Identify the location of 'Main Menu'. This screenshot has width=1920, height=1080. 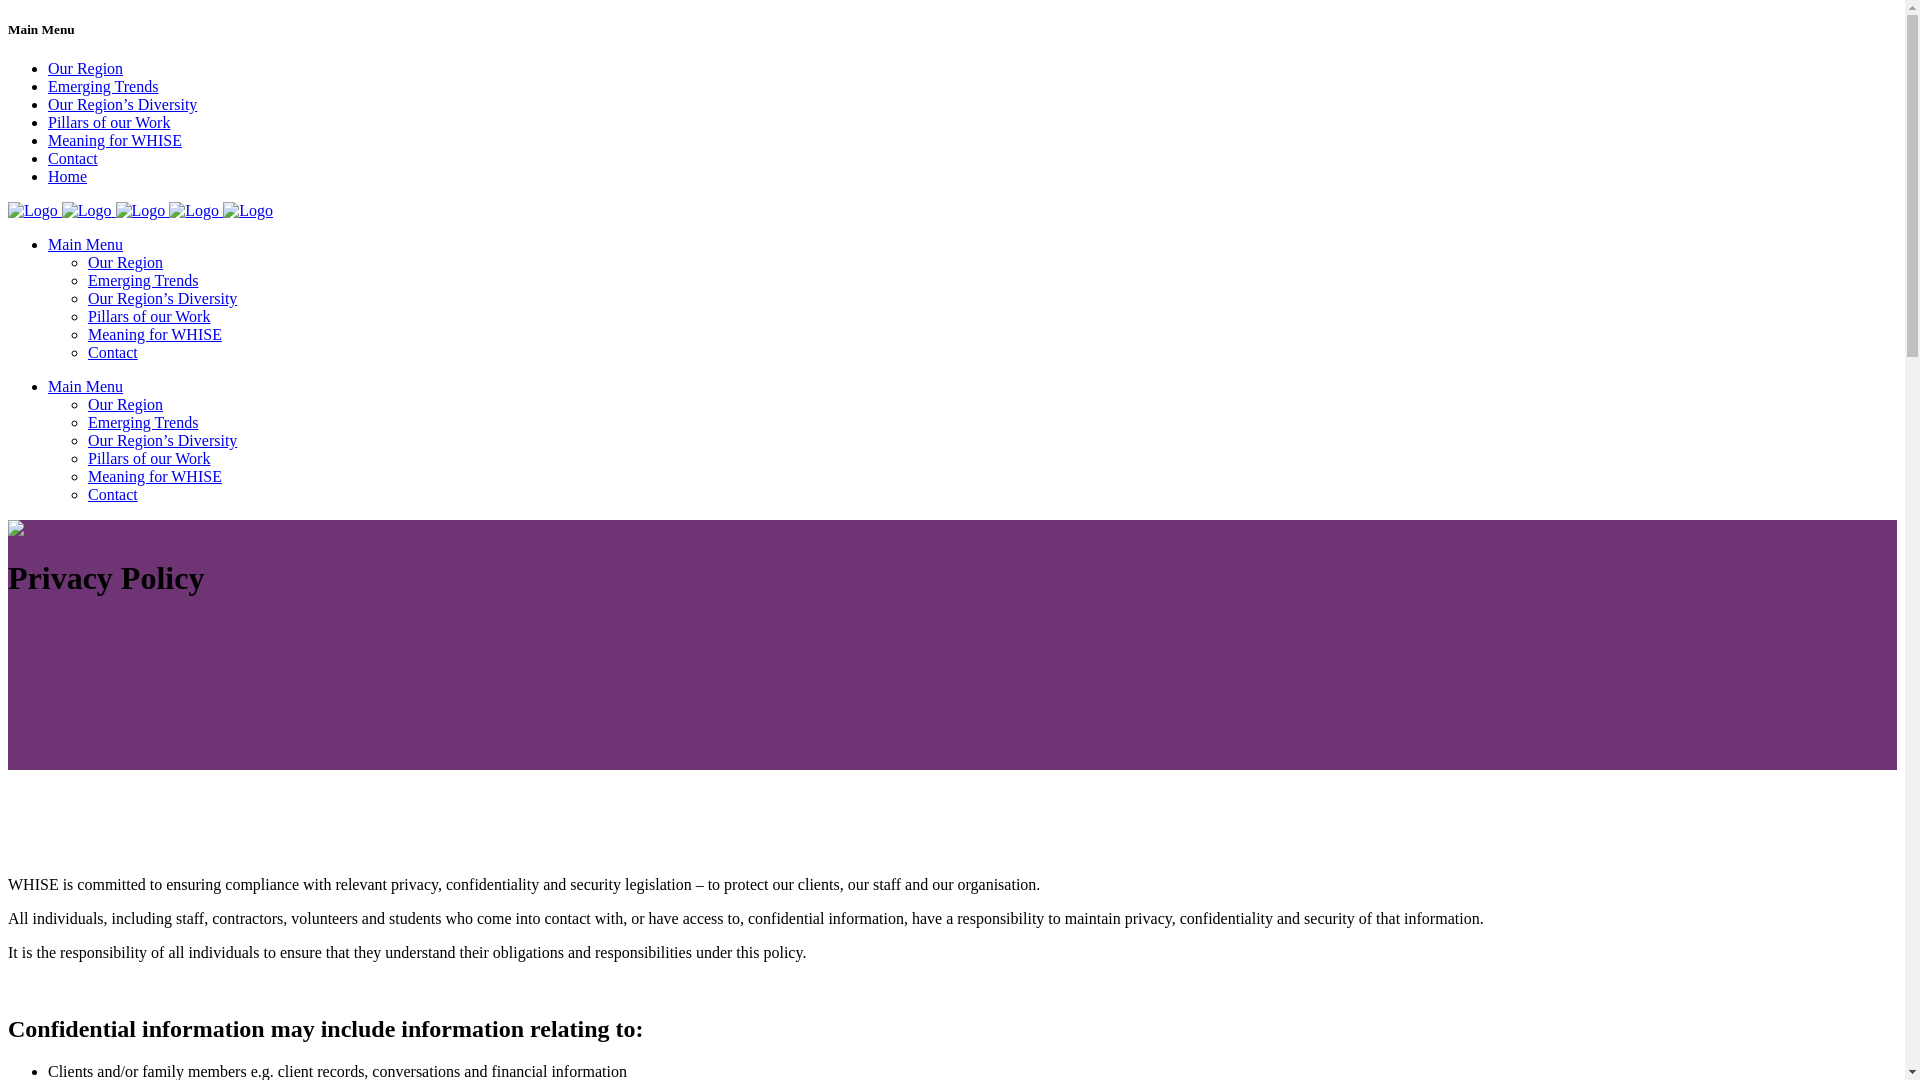
(48, 386).